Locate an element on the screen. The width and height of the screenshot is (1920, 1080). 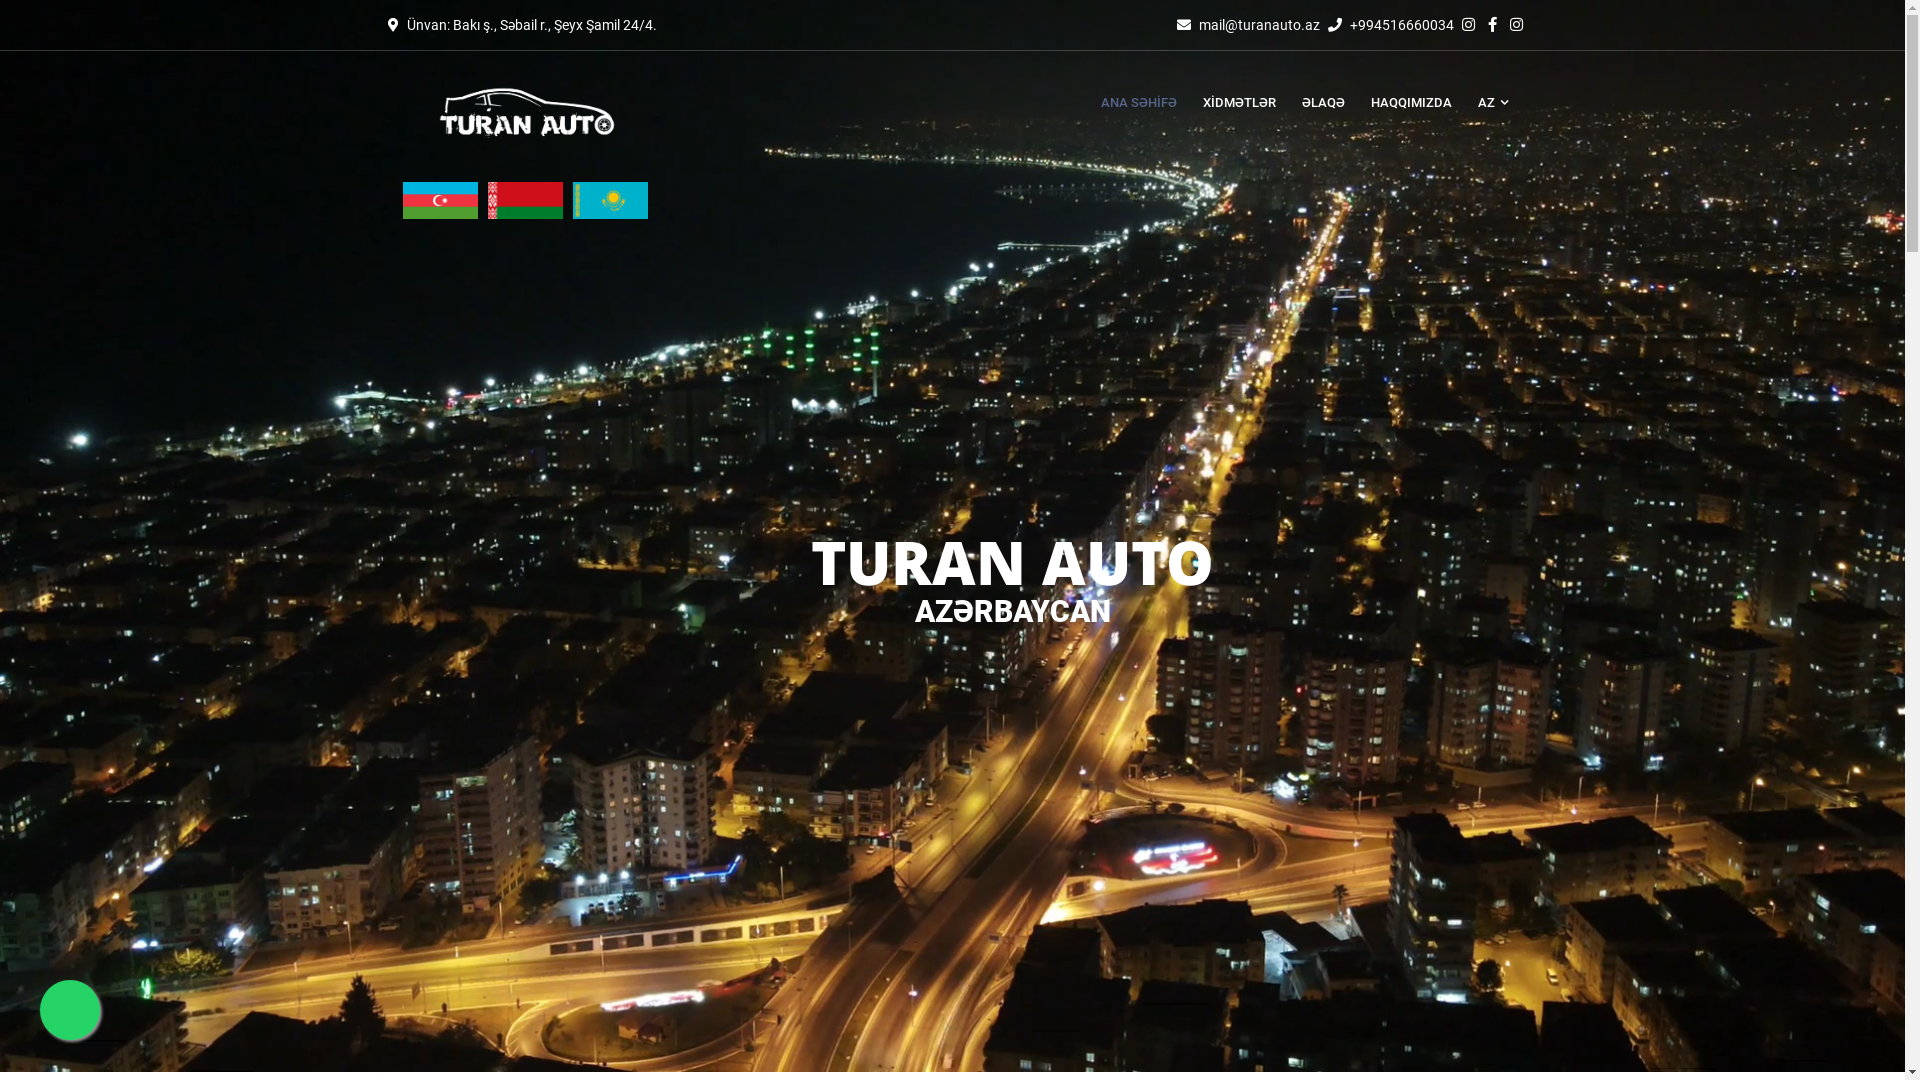
'https://www.facebook.com/turanauto' is located at coordinates (1494, 24).